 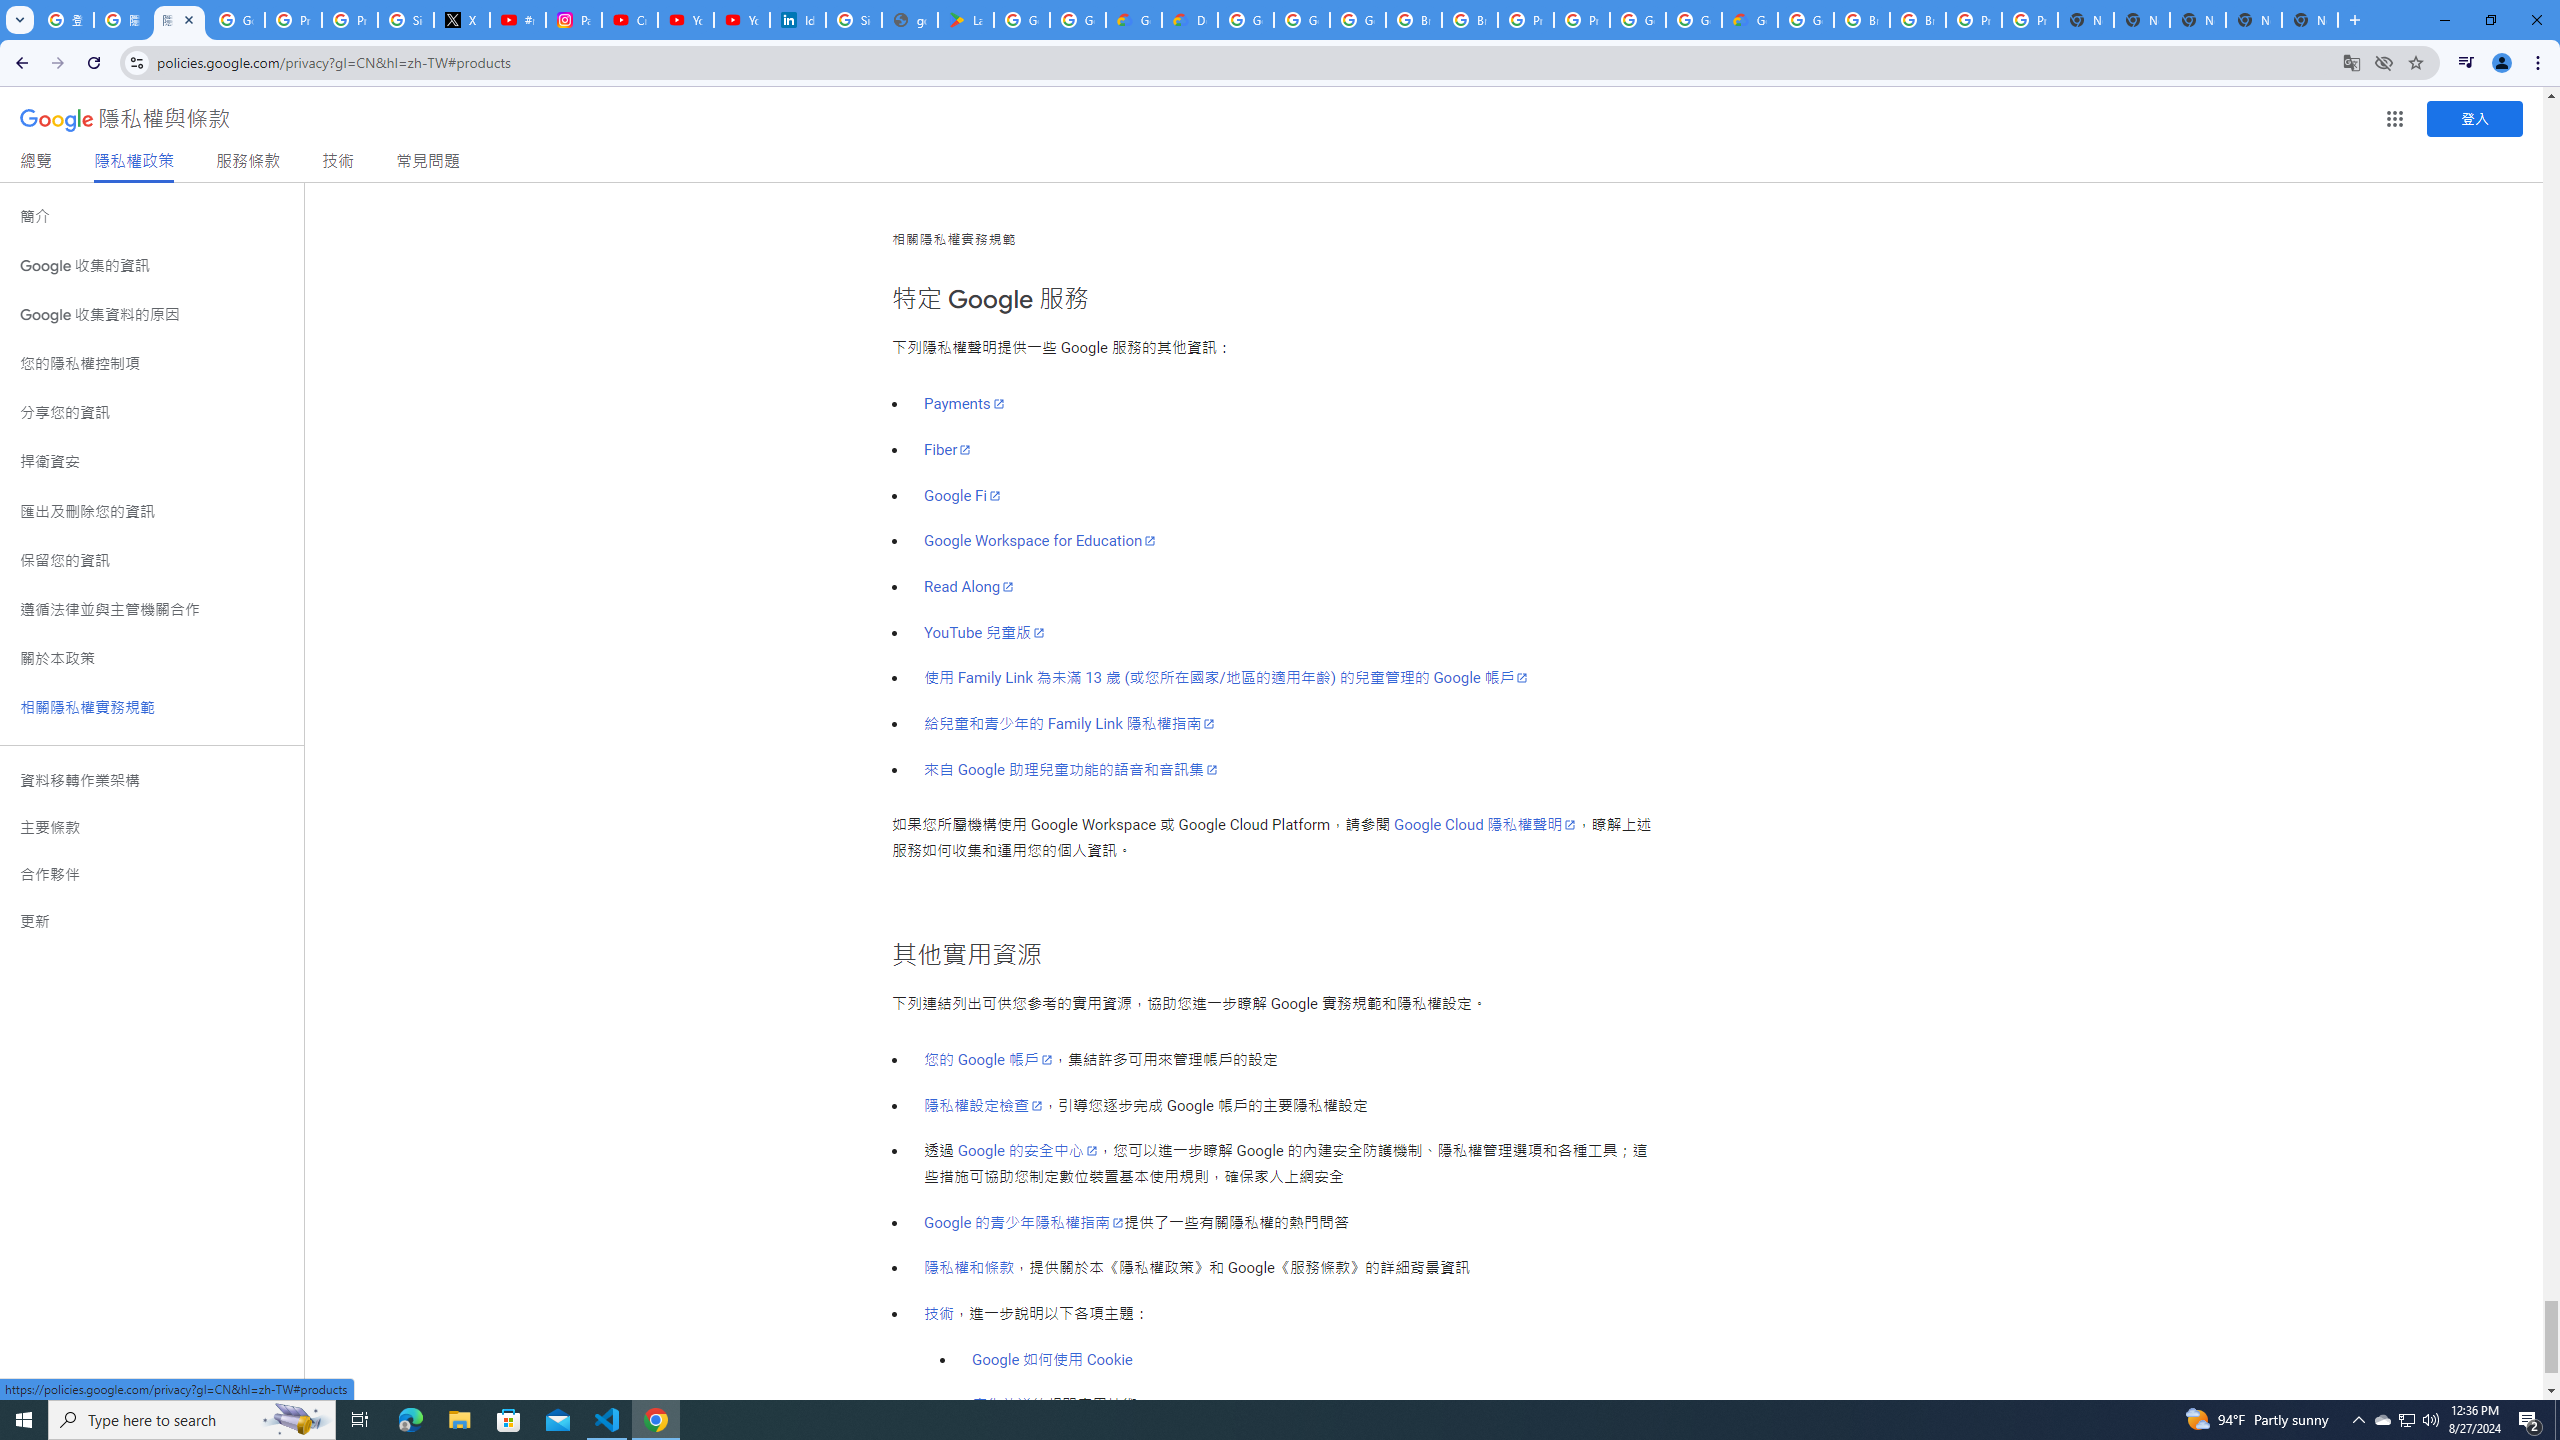 I want to click on 'Privacy Help Center - Policies Help', so click(x=348, y=19).